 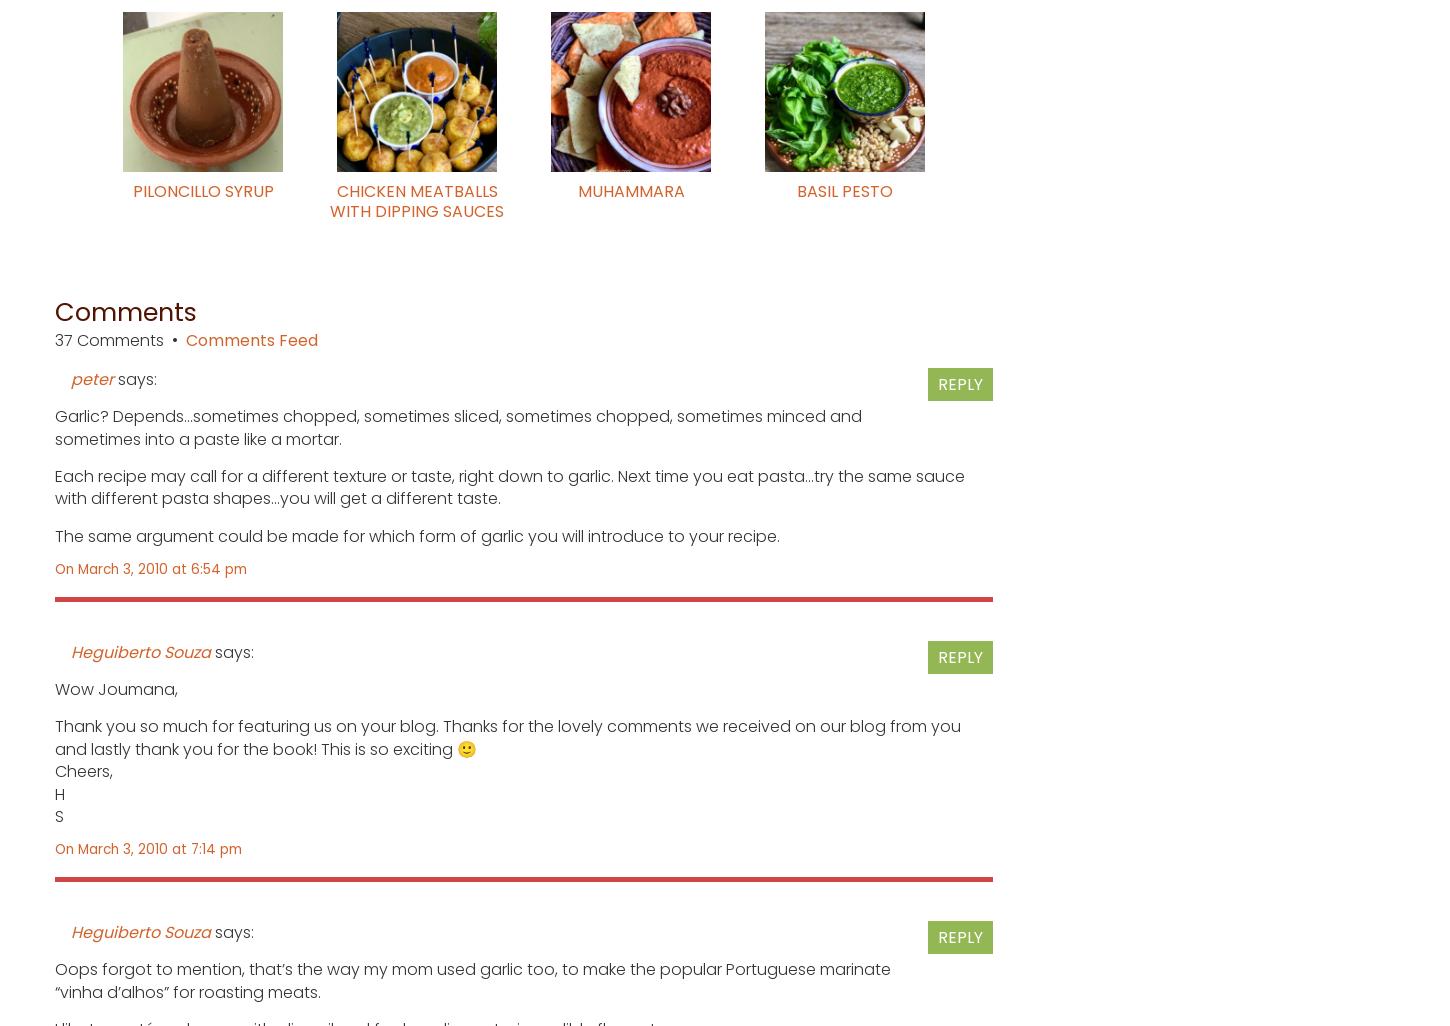 I want to click on 'Oops forgot to mention, that’s the way my mom used garlic too, to make the popular Portuguese marinate “vinha d’alhos” for roasting meats.', so click(x=471, y=979).